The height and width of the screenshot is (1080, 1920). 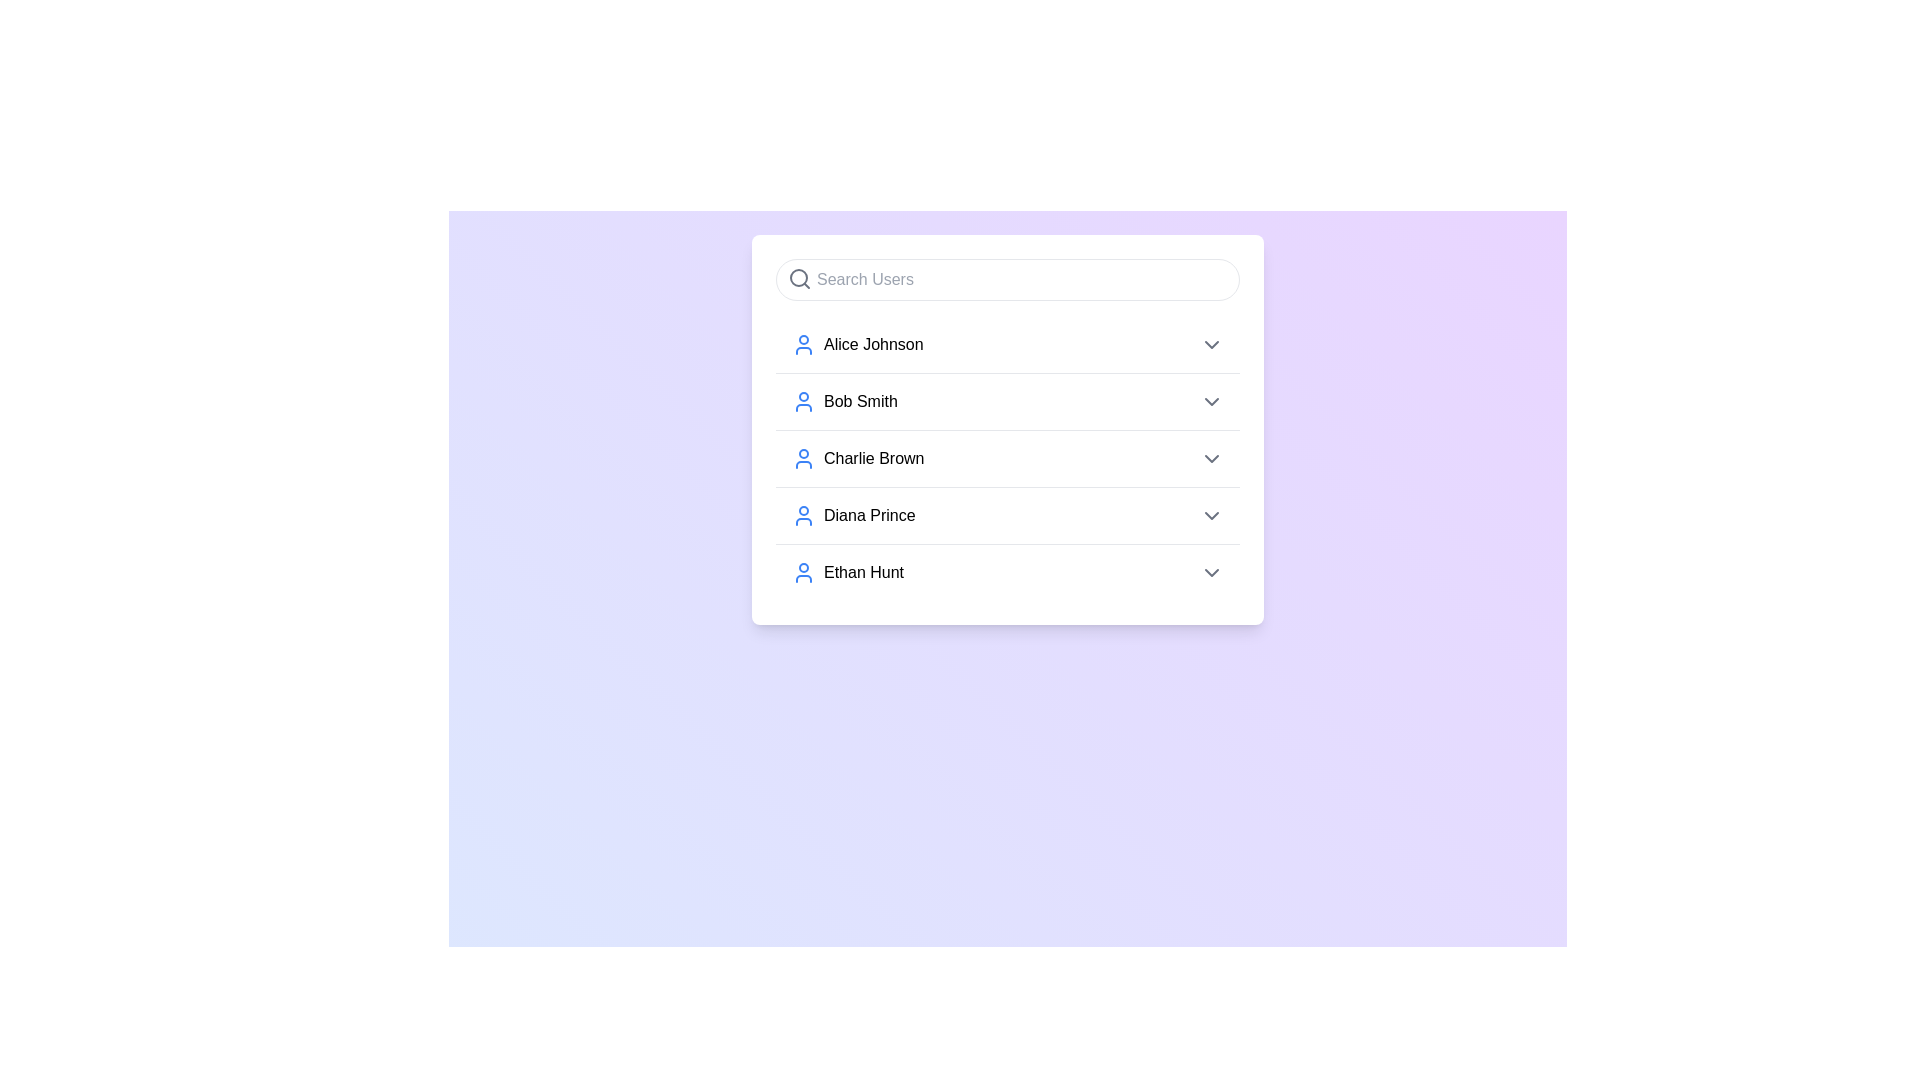 What do you see at coordinates (860, 401) in the screenshot?
I see `the text label displaying the name 'Bob Smith', which is the second user in a vertical list of names, positioned between 'Alice Johnson' and 'Charlie Brown'` at bounding box center [860, 401].